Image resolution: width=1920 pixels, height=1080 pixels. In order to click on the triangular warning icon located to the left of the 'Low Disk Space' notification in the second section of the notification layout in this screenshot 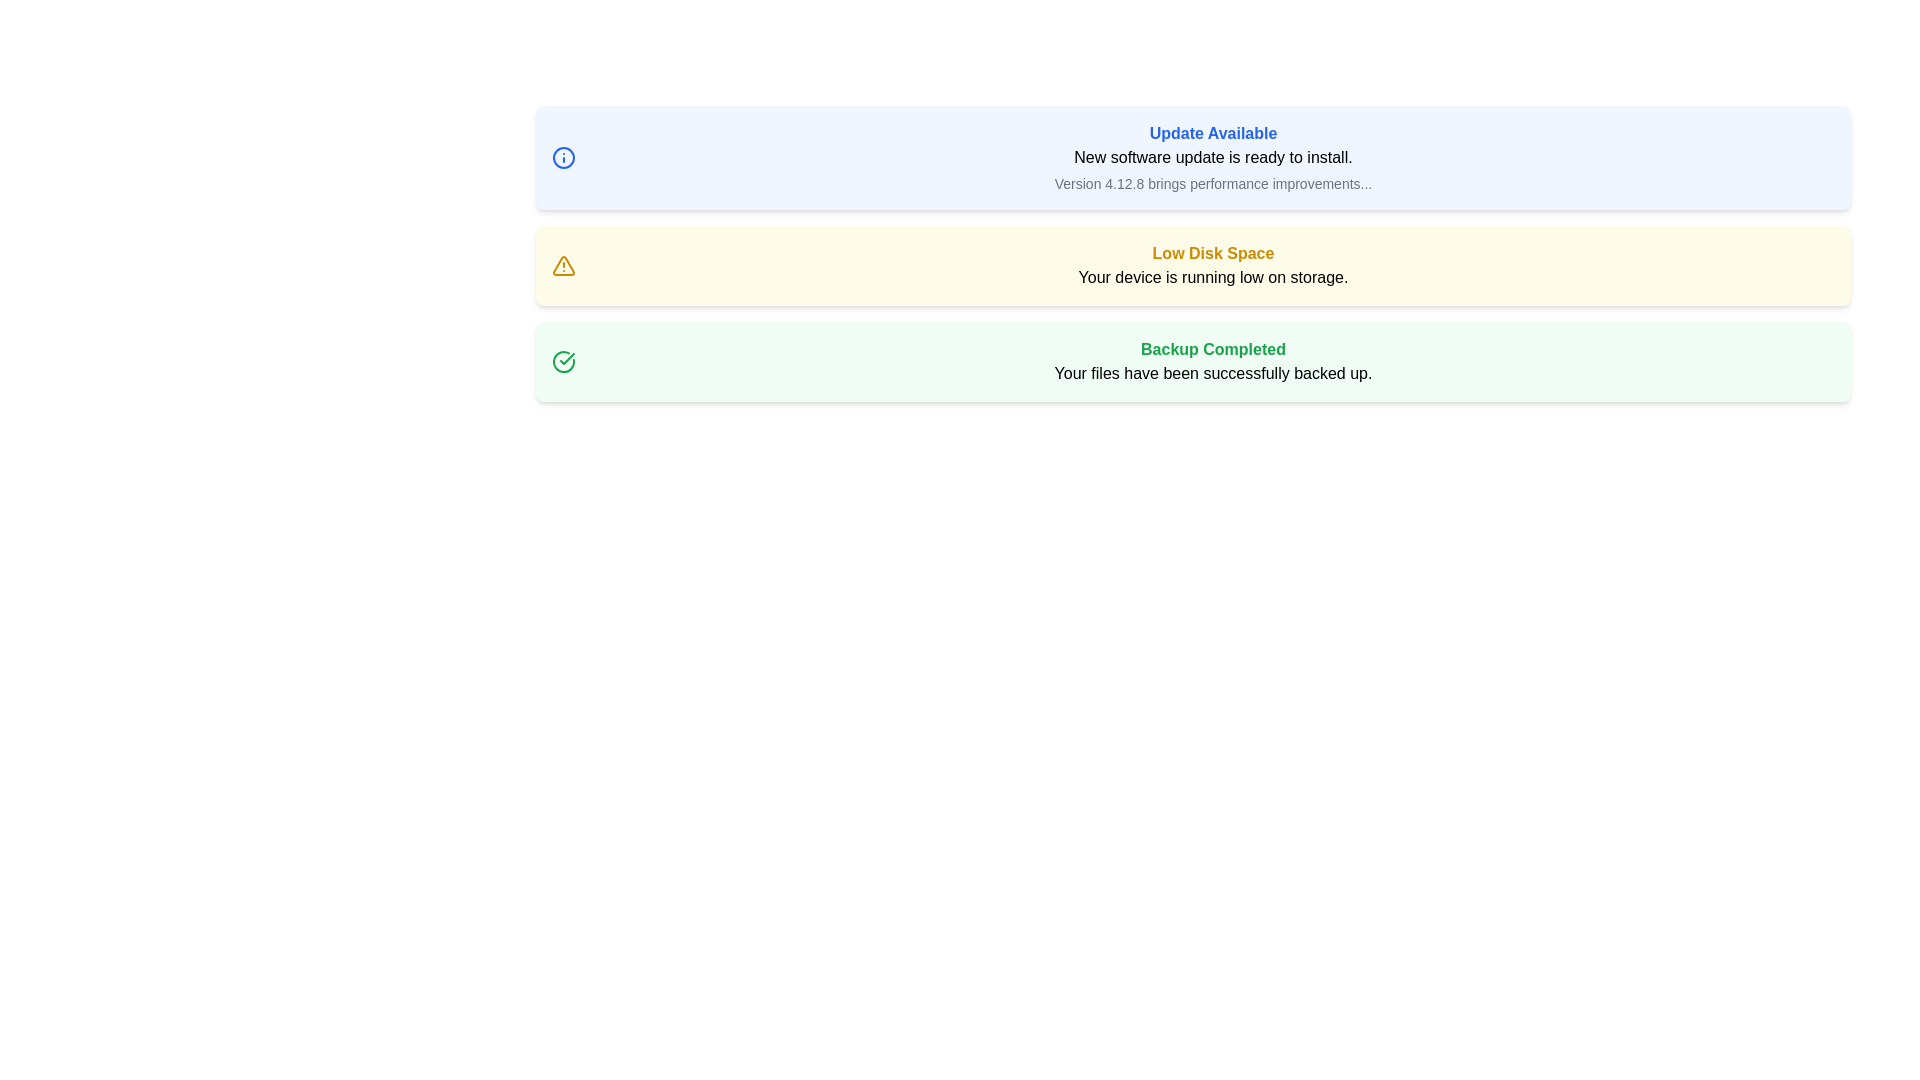, I will do `click(562, 265)`.